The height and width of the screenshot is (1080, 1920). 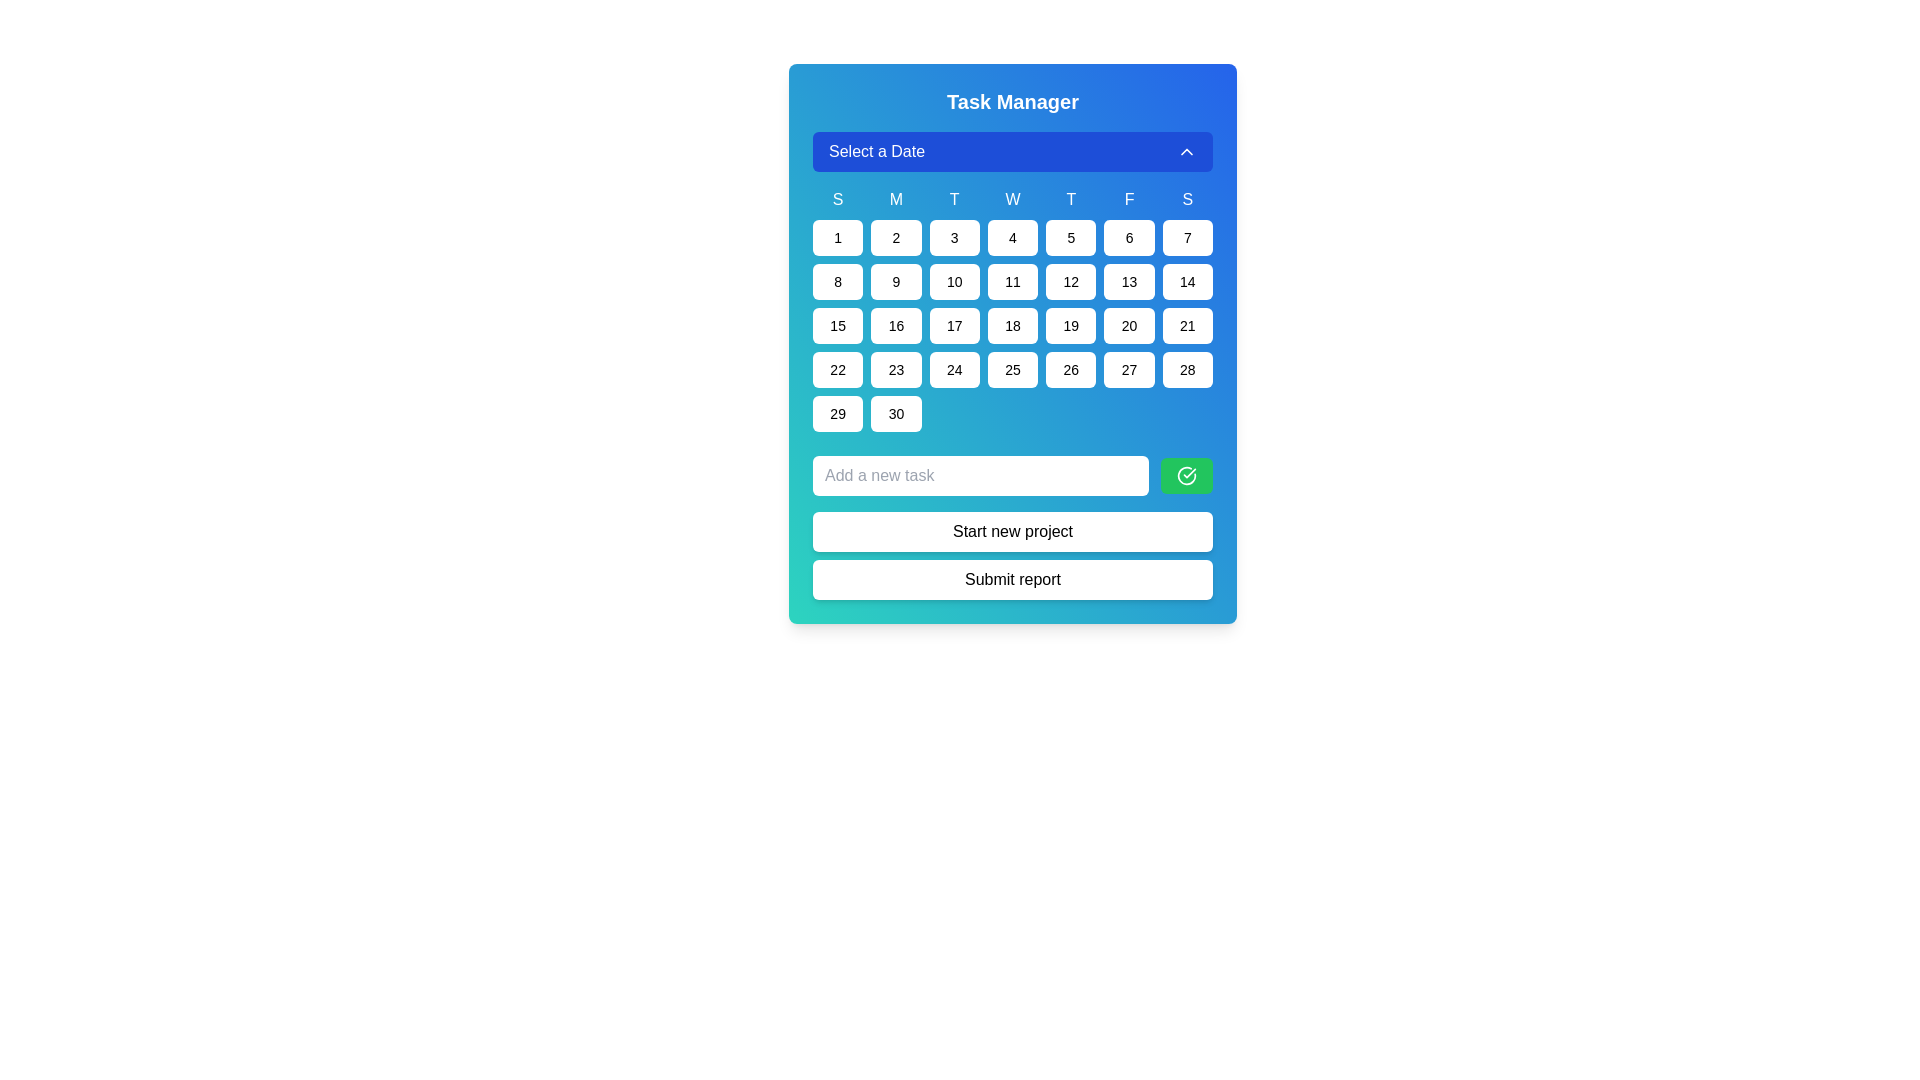 I want to click on the rectangular button displaying the number '13' in black text on a white background, so click(x=1129, y=281).